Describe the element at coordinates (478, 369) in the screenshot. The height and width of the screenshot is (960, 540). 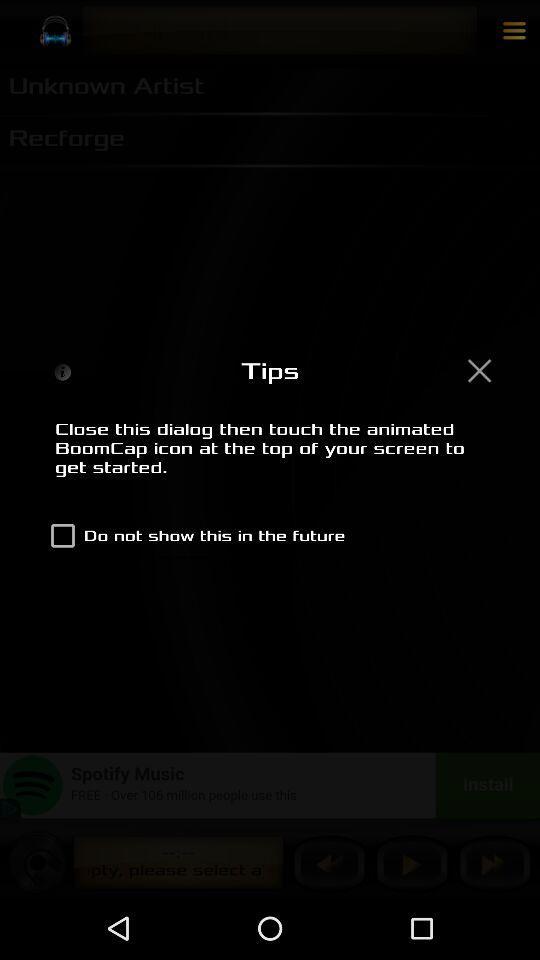
I see `the item on the right` at that location.